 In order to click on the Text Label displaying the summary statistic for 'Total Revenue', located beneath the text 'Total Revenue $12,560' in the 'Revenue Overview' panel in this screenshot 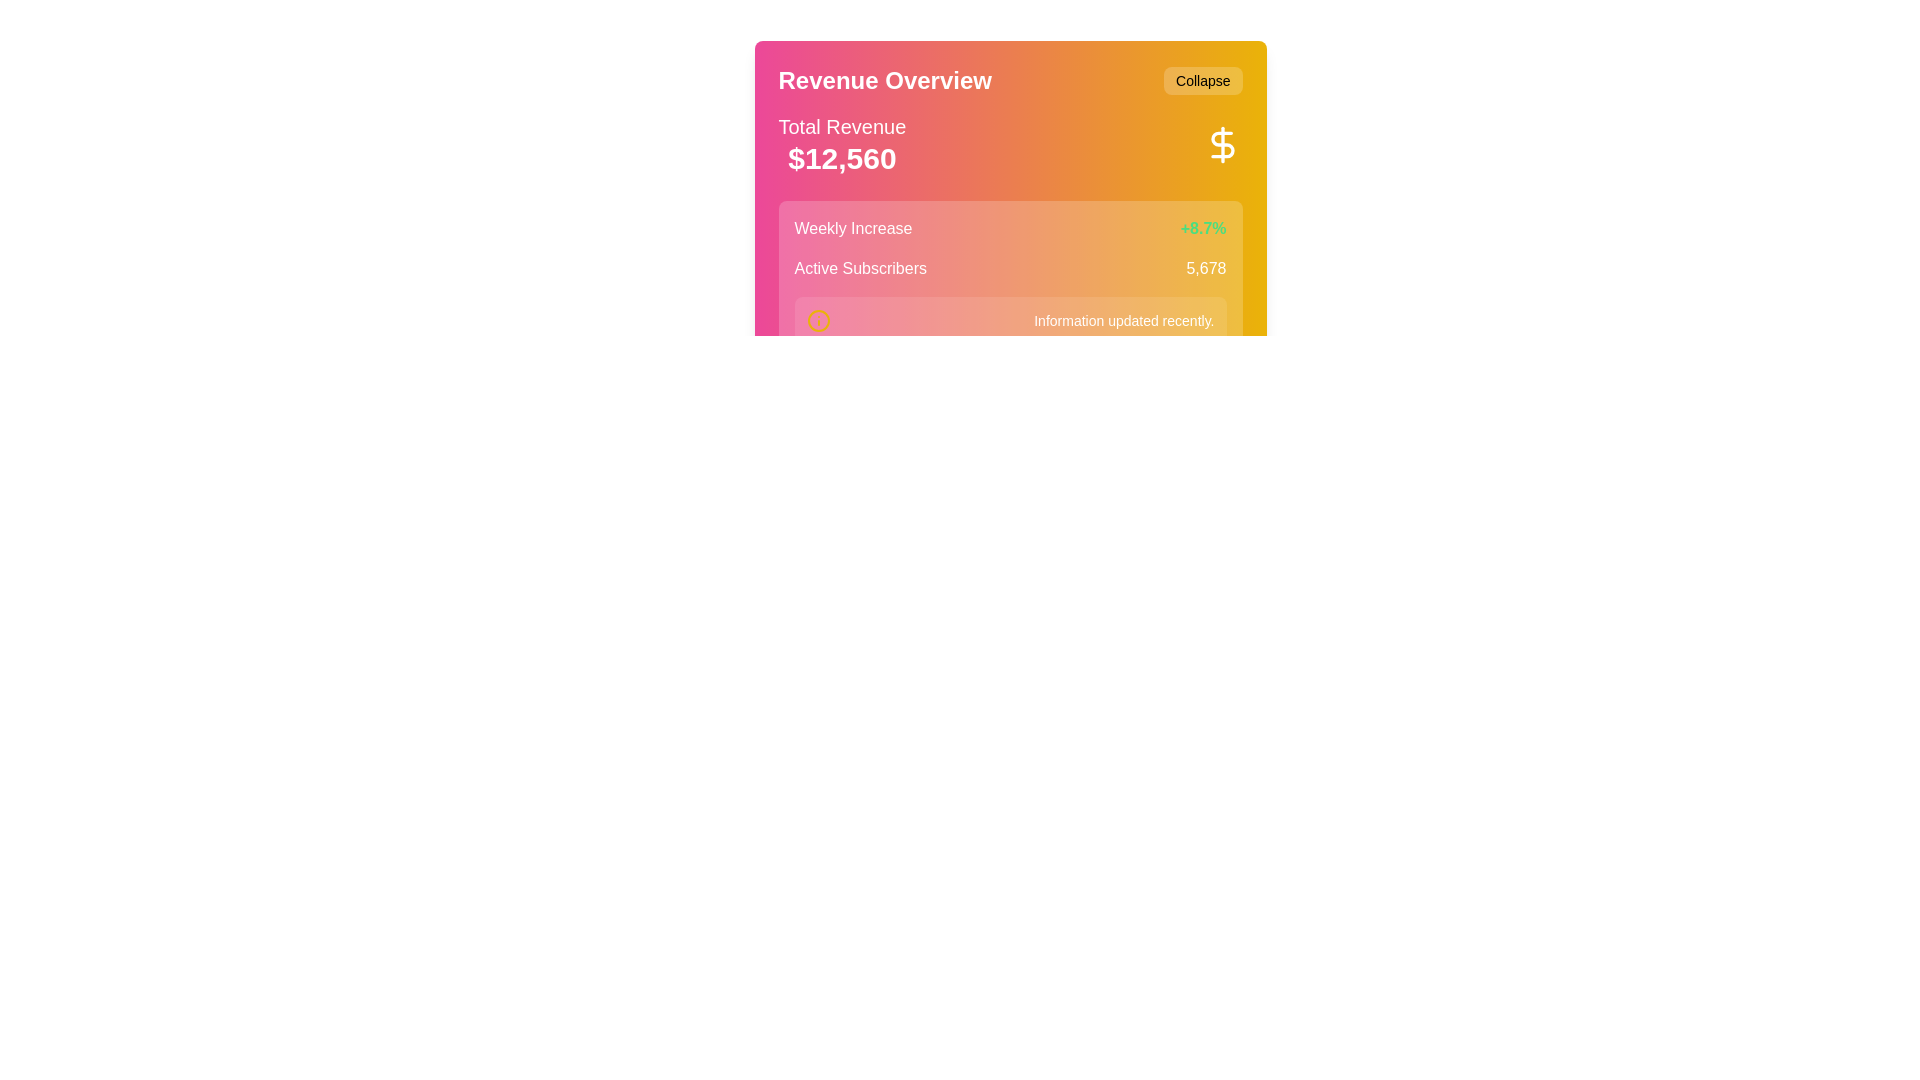, I will do `click(842, 157)`.